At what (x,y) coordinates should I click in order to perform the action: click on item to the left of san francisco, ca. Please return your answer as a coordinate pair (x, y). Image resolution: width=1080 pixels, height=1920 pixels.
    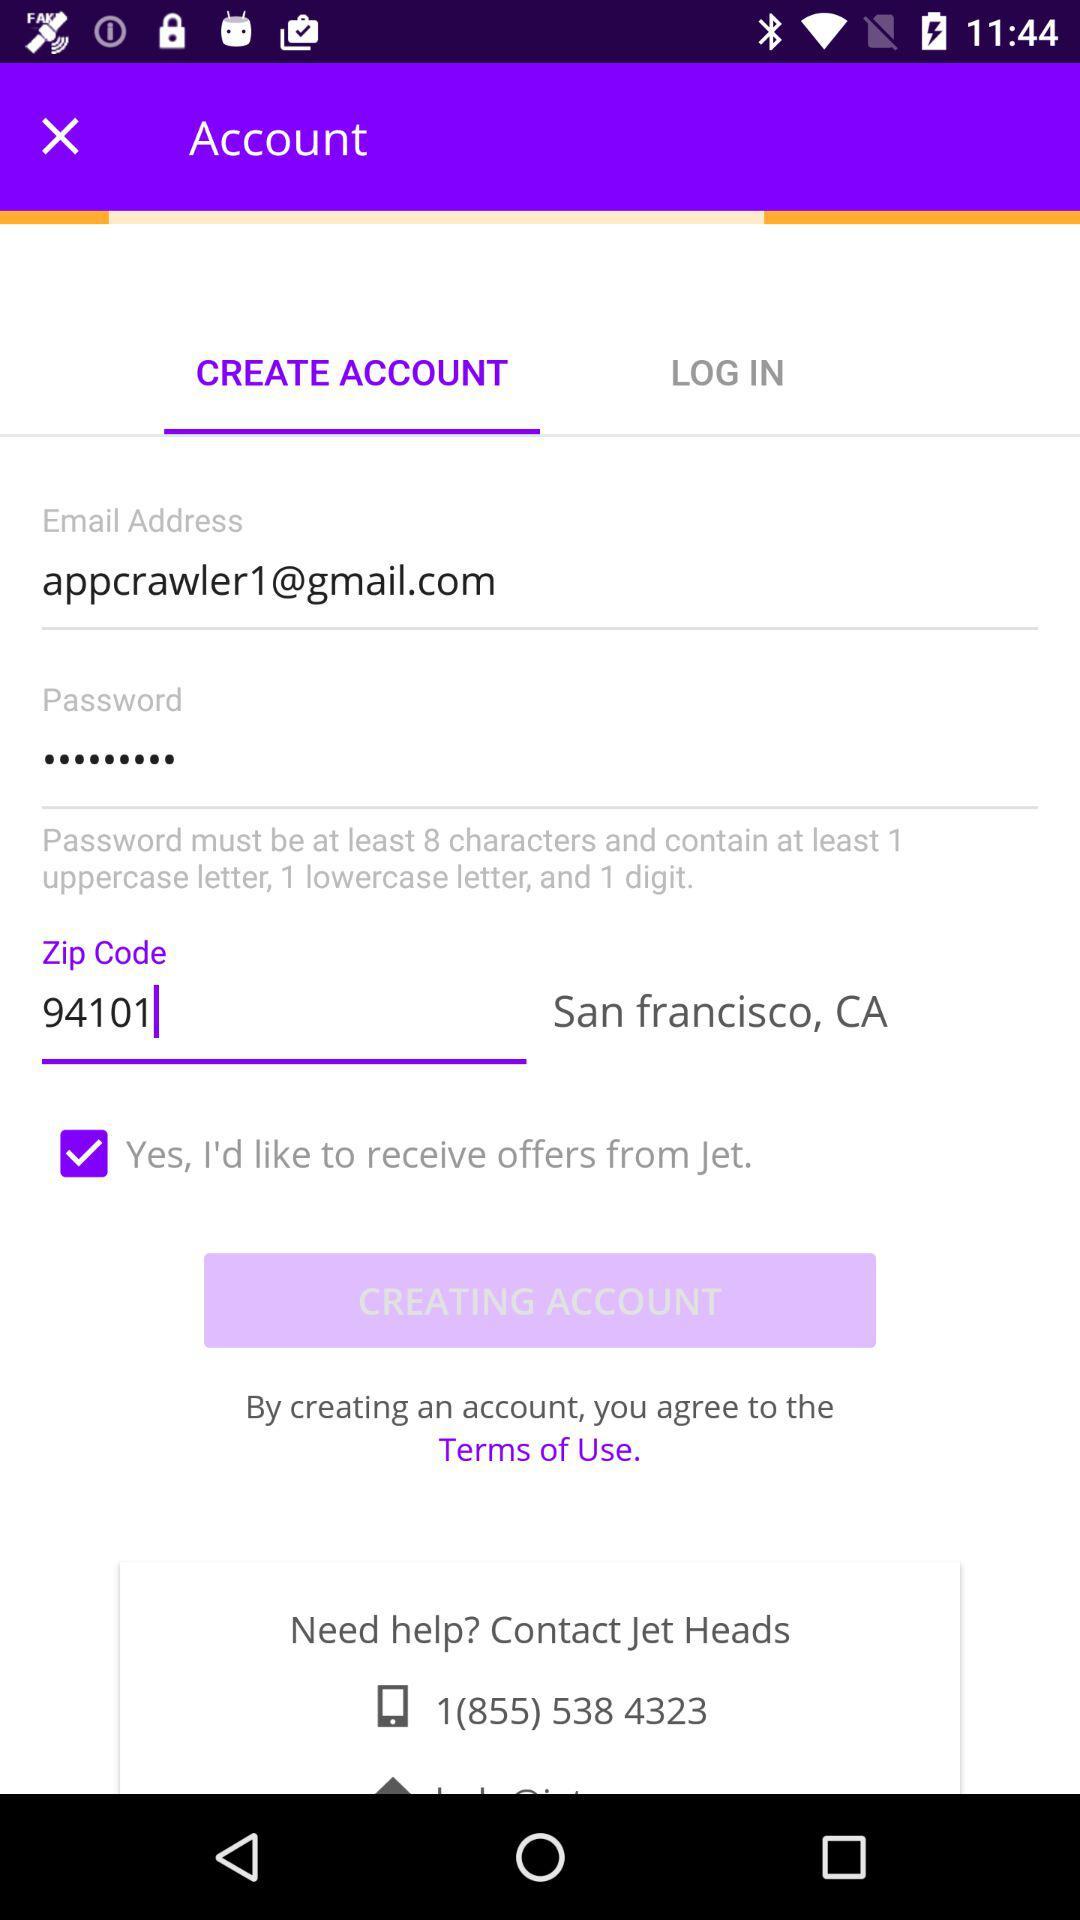
    Looking at the image, I should click on (284, 1006).